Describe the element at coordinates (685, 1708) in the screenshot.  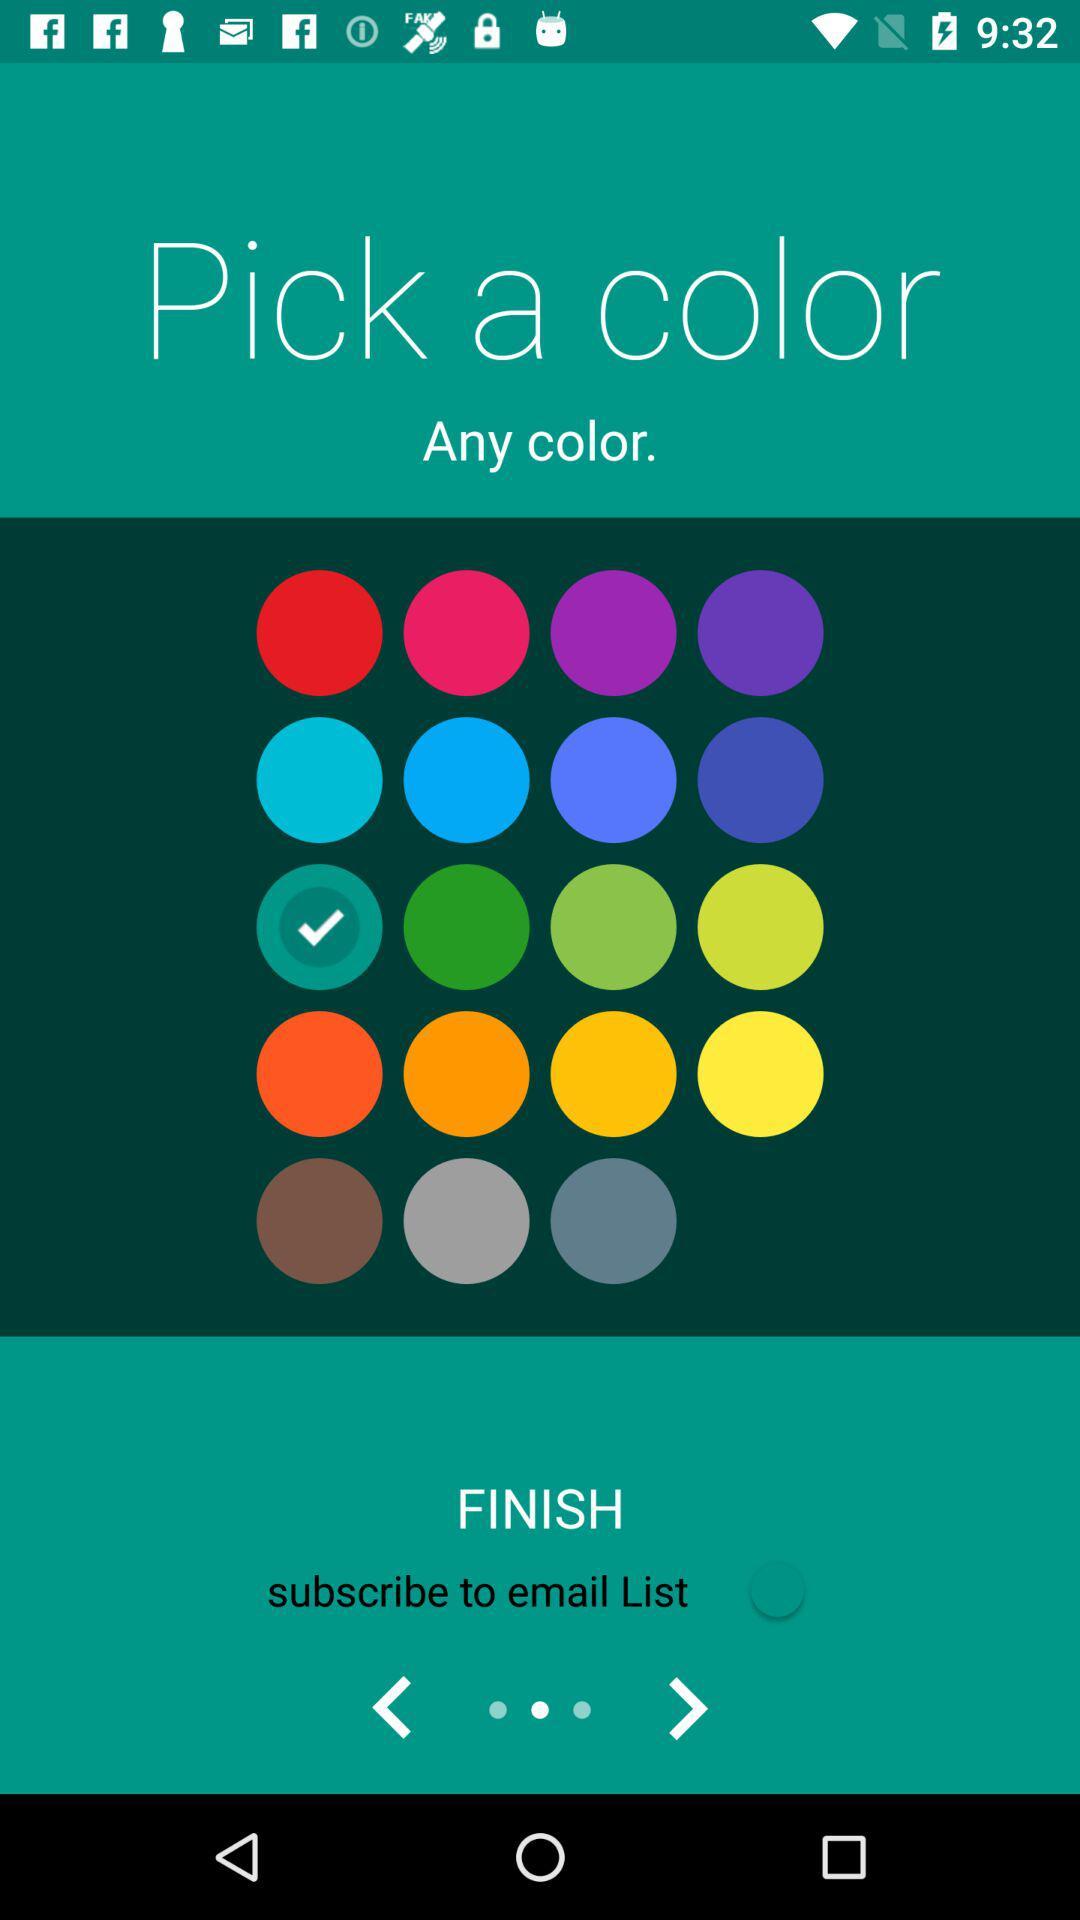
I see `item below the subscribe to email` at that location.